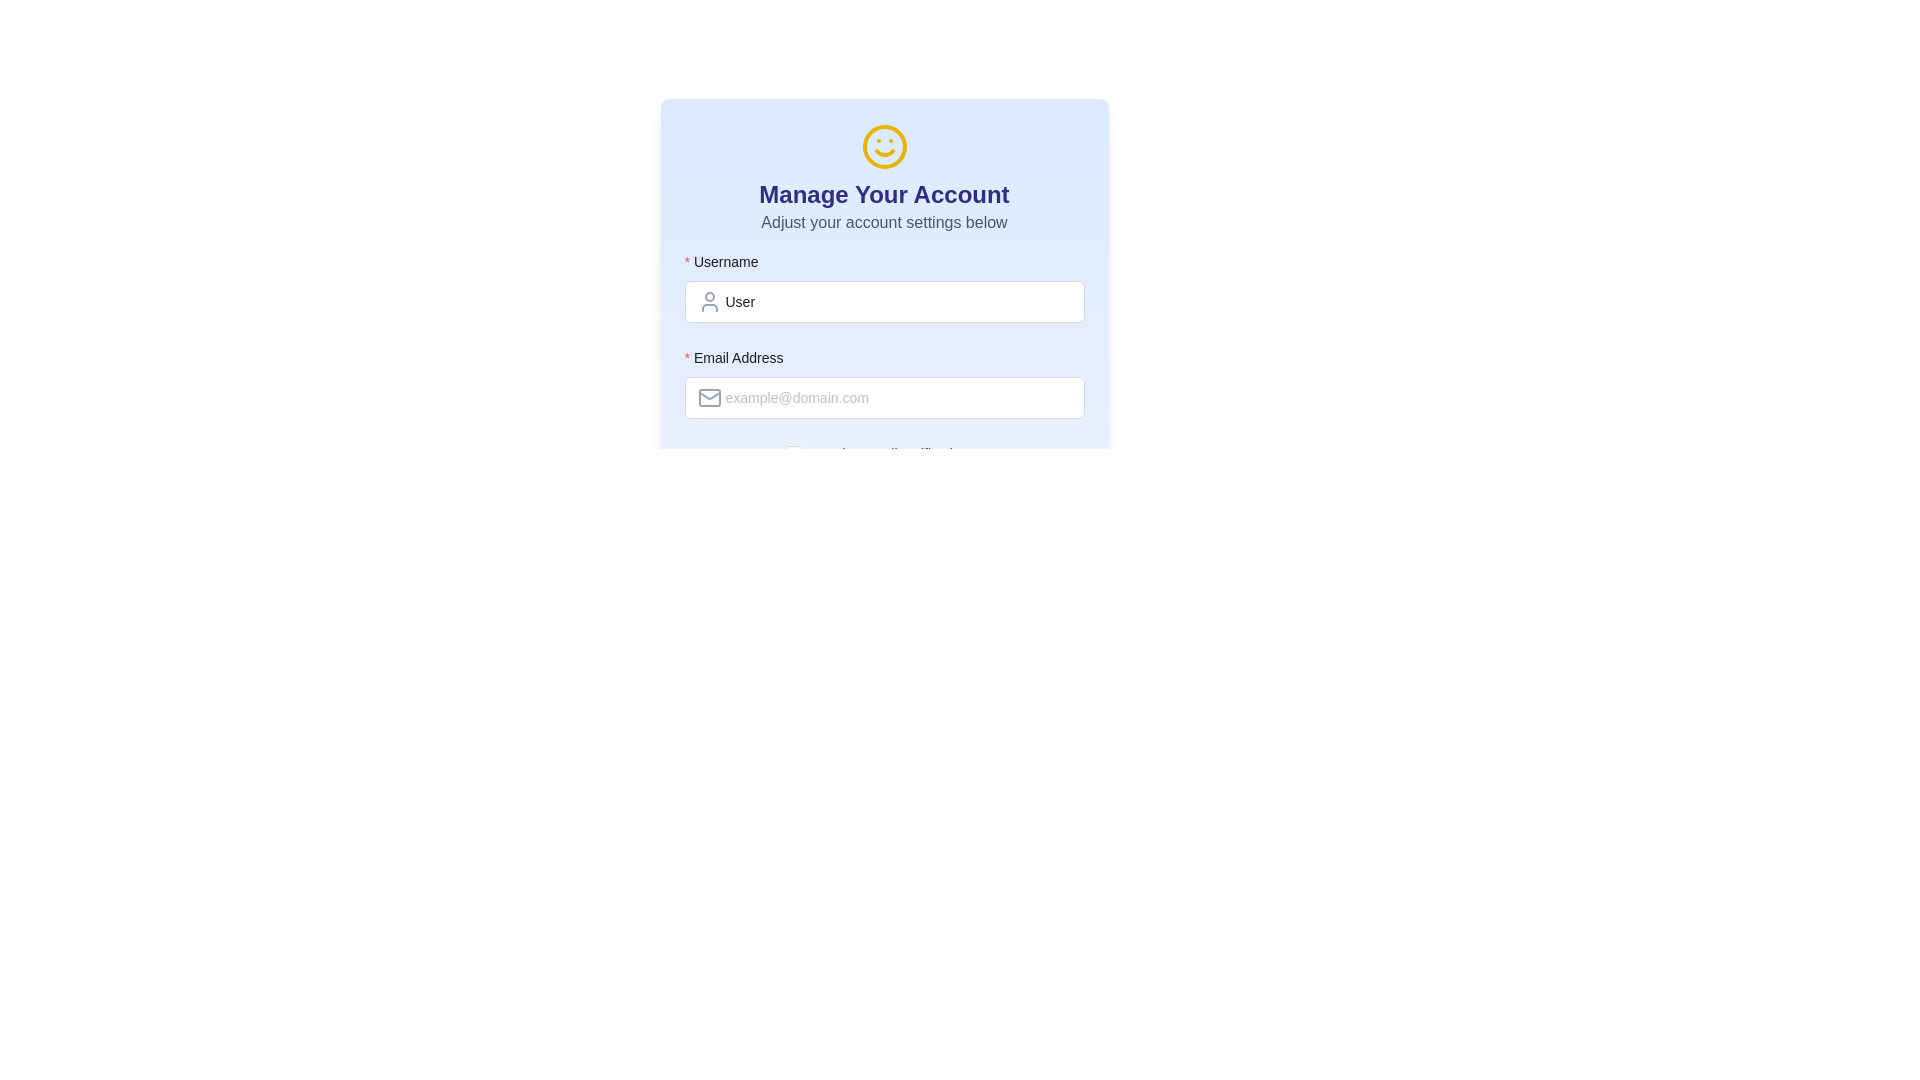 Image resolution: width=1920 pixels, height=1080 pixels. Describe the element at coordinates (883, 397) in the screenshot. I see `the text inside the email input field, which has a prefix envelope icon` at that location.